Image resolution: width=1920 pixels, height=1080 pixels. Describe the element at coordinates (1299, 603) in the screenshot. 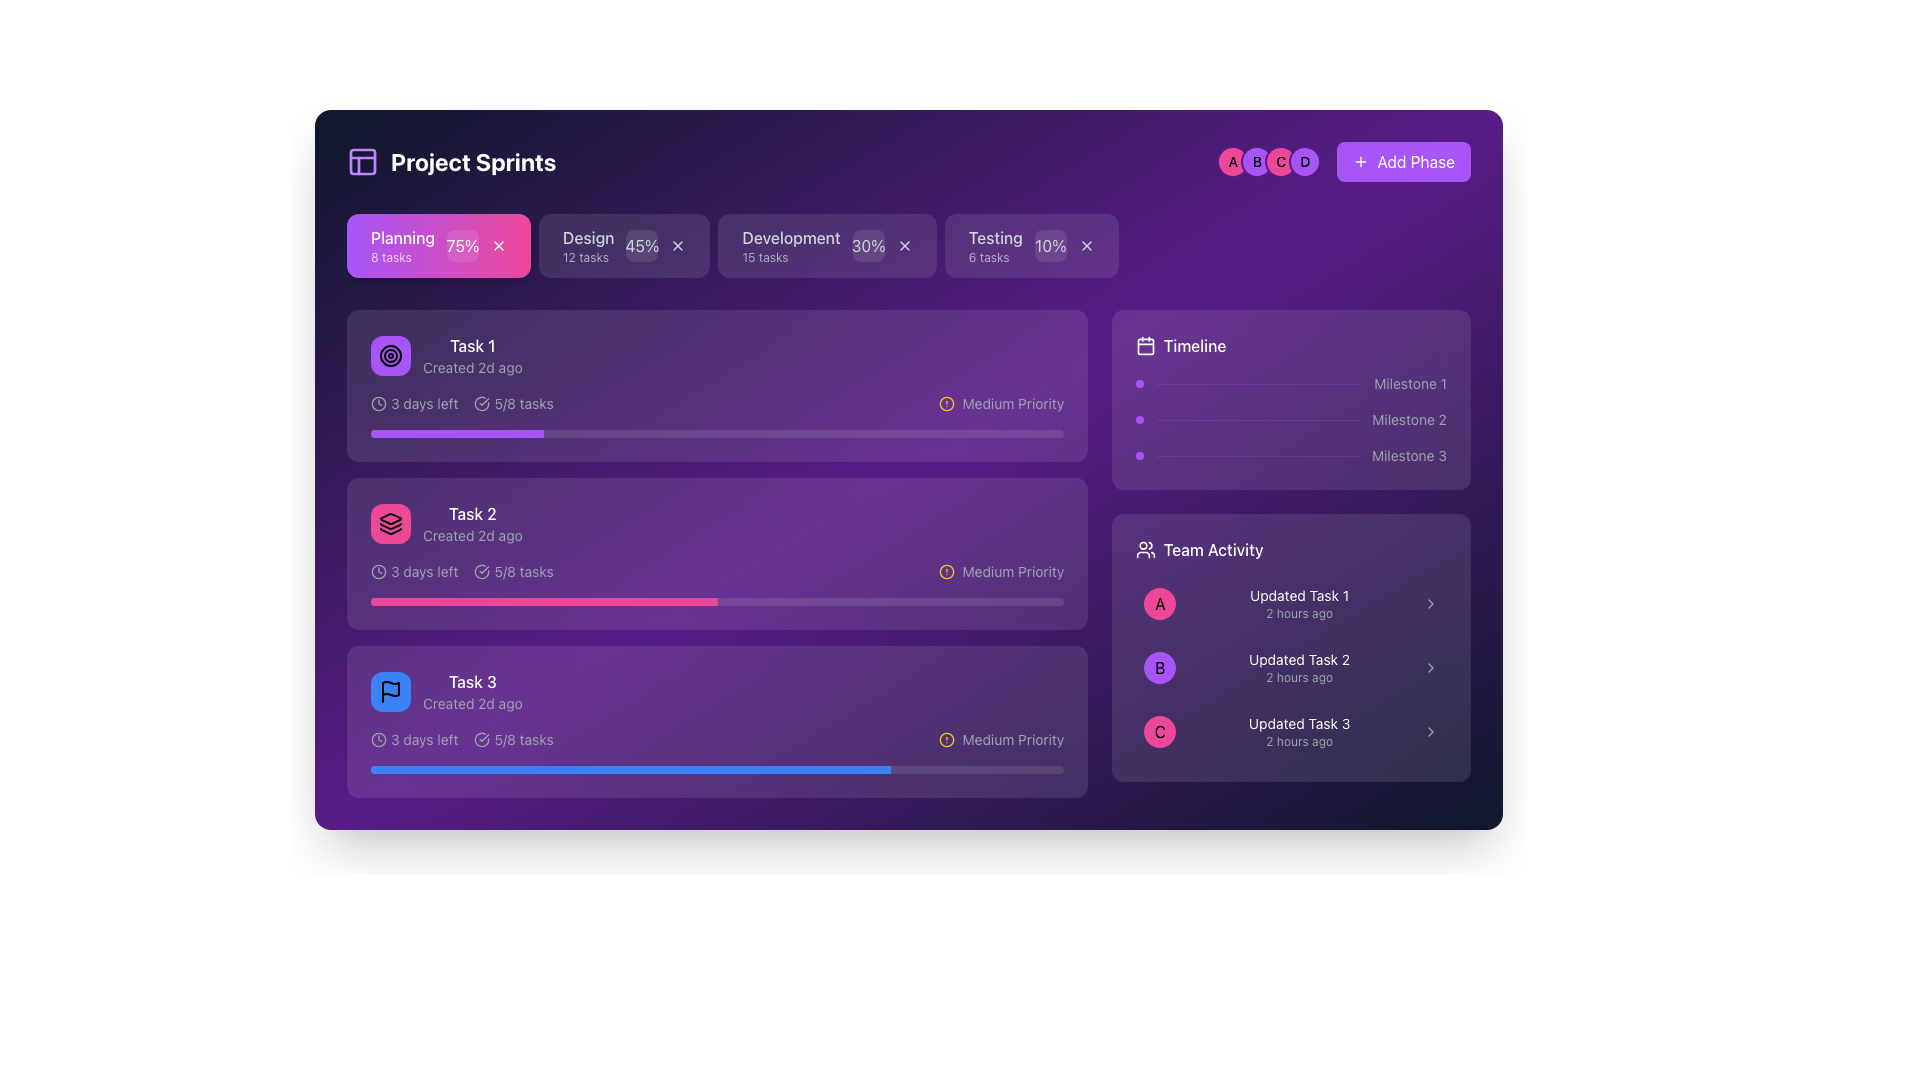

I see `displayed task title and timestamp from the composite text display element located in the central section of the 'Team Activity' module, specifically the first item in the vertical list of tasks` at that location.